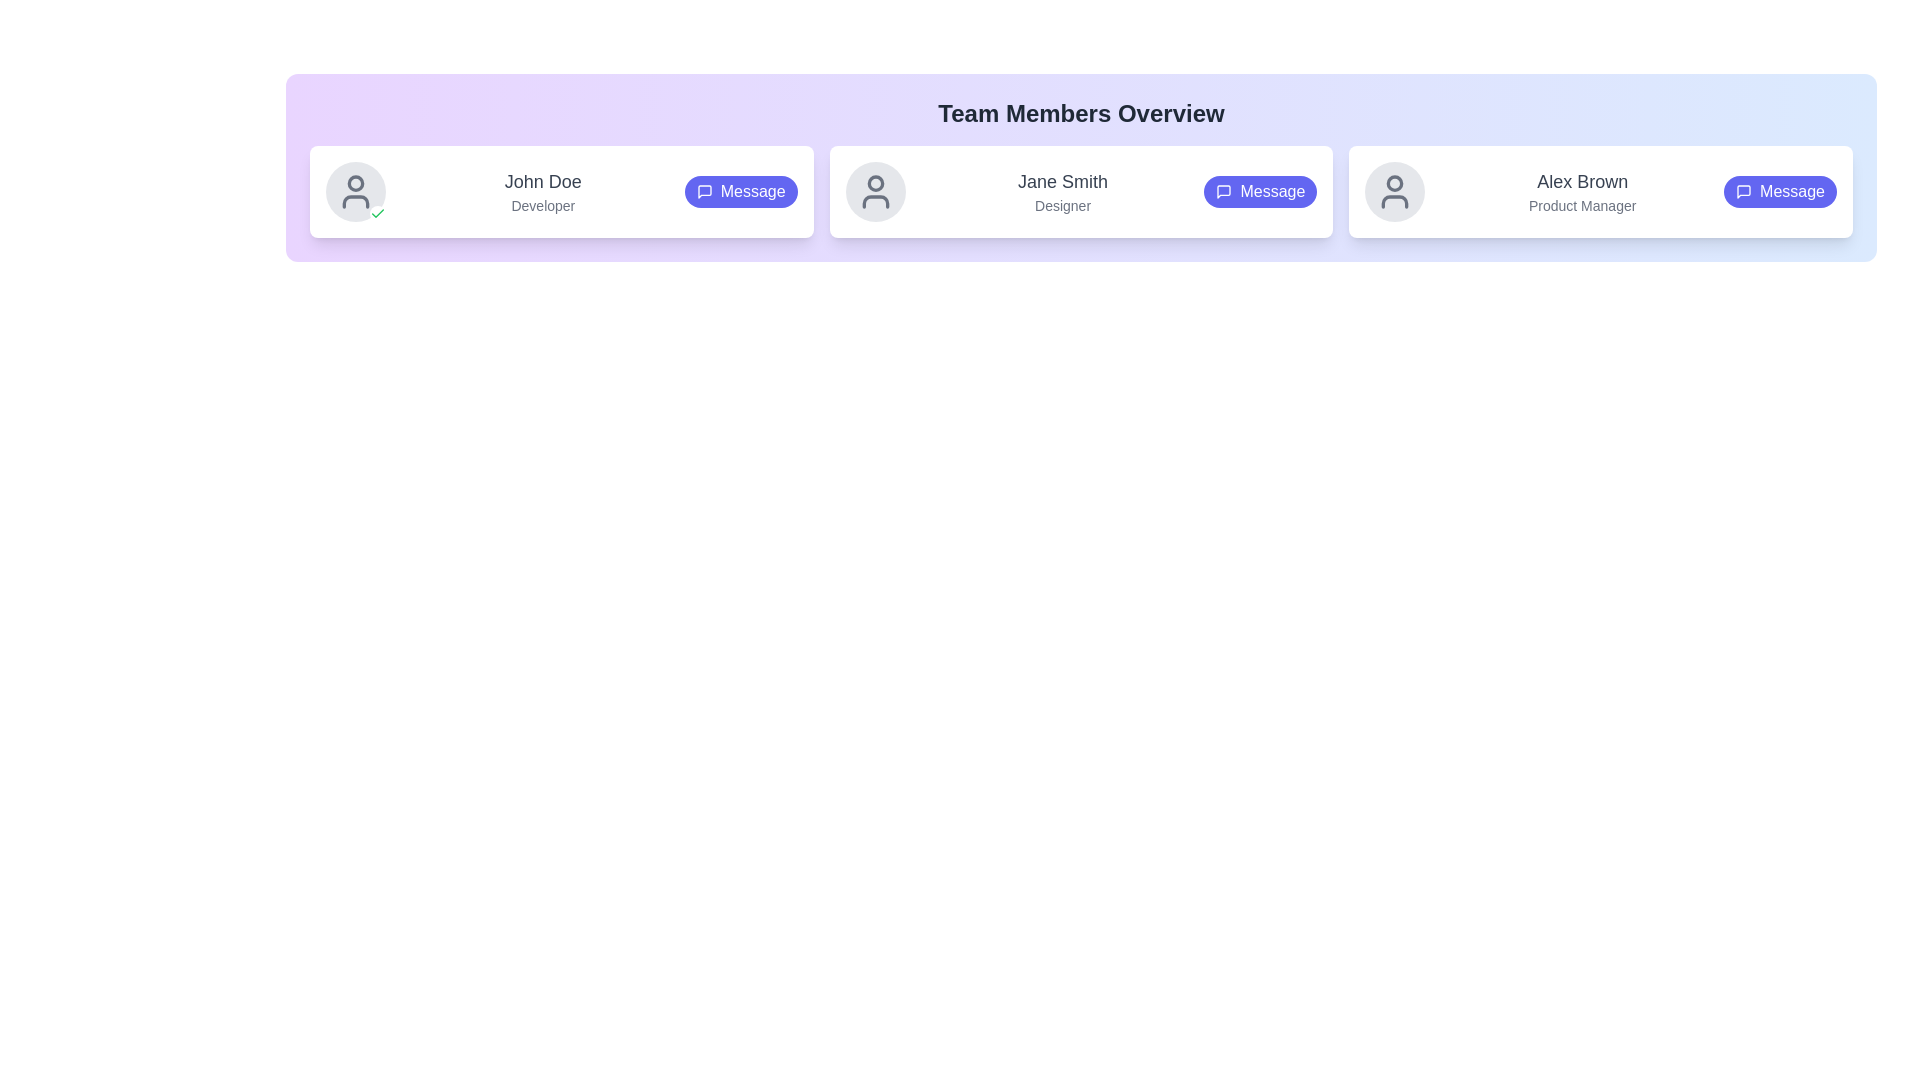 Image resolution: width=1920 pixels, height=1080 pixels. Describe the element at coordinates (1062, 192) in the screenshot. I see `the Text Display element featuring 'Jane Smith' and 'Designer', which is the second item in the team member cards list positioned horizontally` at that location.